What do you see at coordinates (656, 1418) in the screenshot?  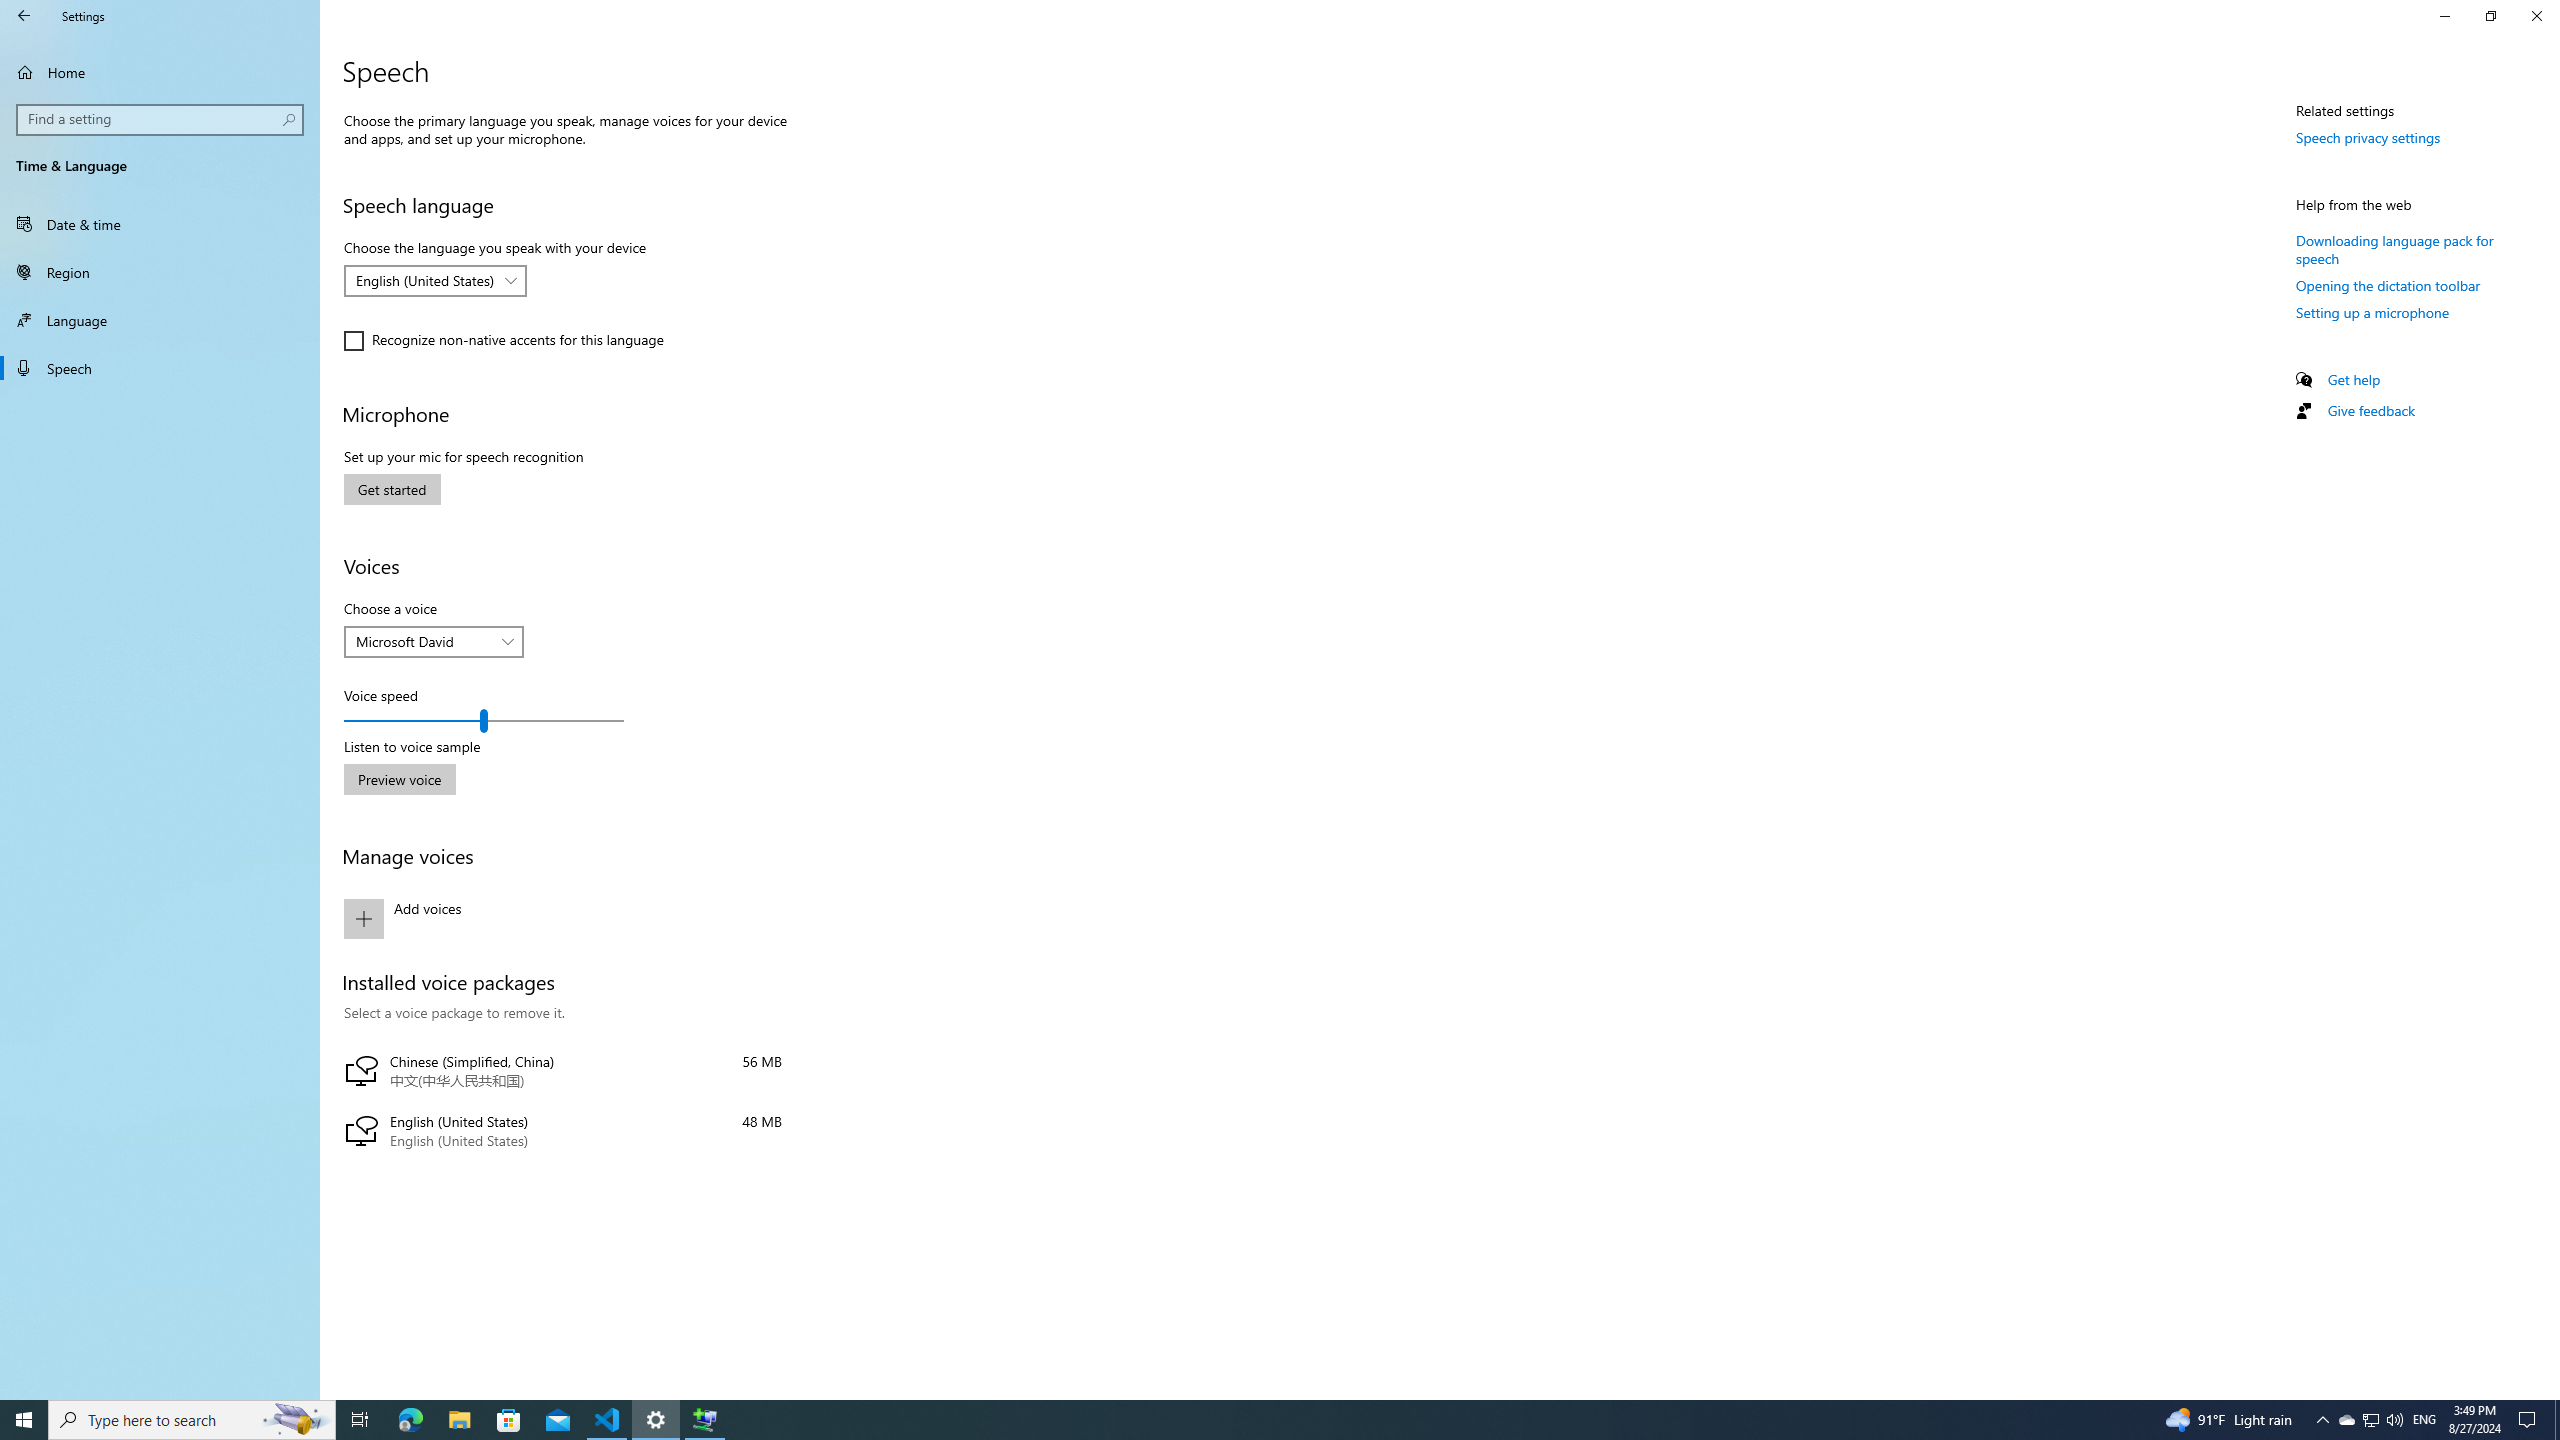 I see `'Settings - 1 running window'` at bounding box center [656, 1418].